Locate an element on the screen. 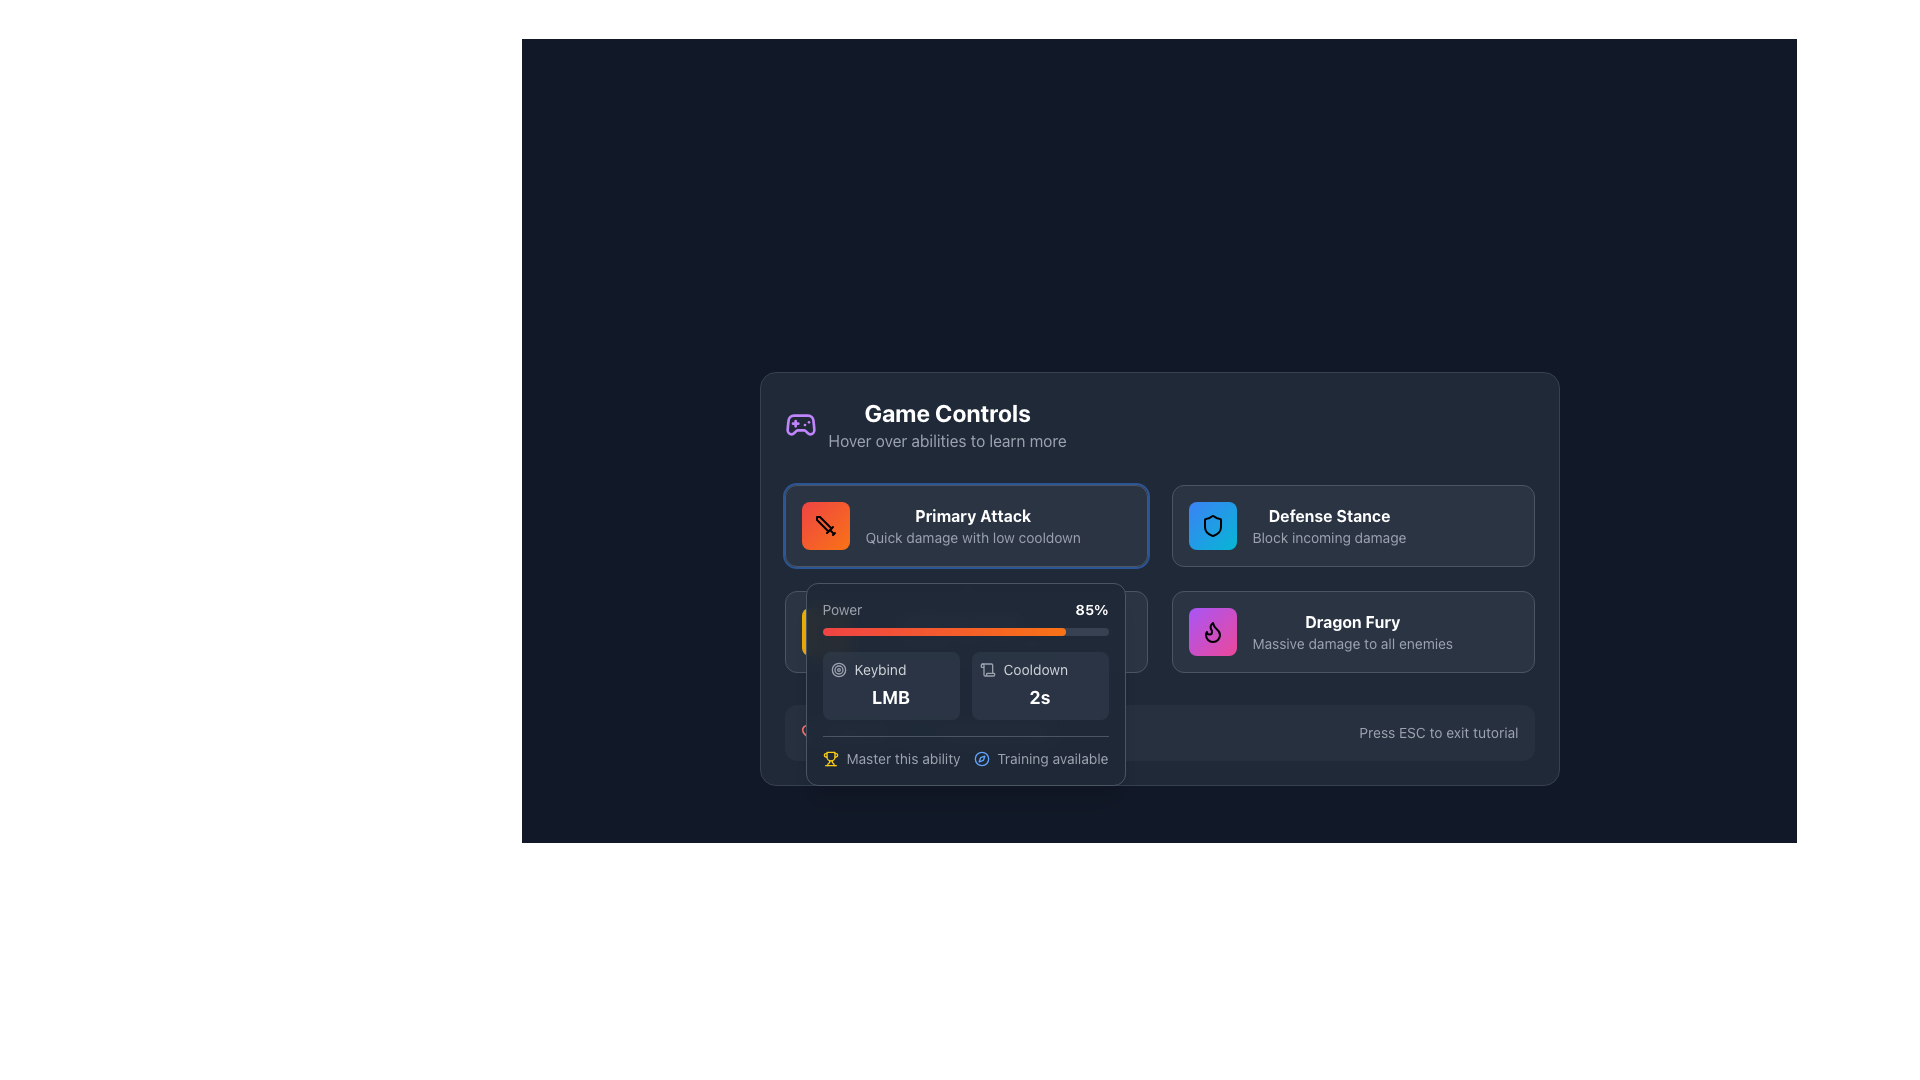  the shield icon representing 'Defense Stance' in the upper-right section of the Game Controls panel is located at coordinates (1211, 524).